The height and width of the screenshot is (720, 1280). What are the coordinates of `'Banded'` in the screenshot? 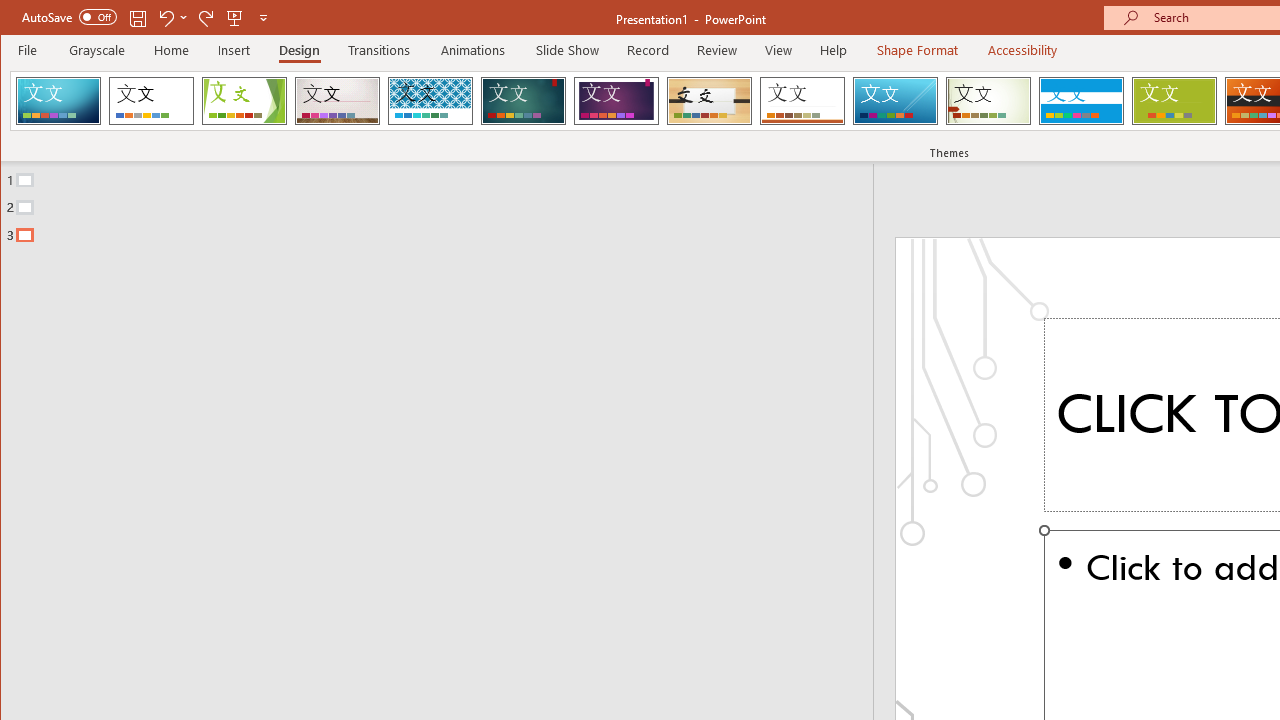 It's located at (1080, 100).